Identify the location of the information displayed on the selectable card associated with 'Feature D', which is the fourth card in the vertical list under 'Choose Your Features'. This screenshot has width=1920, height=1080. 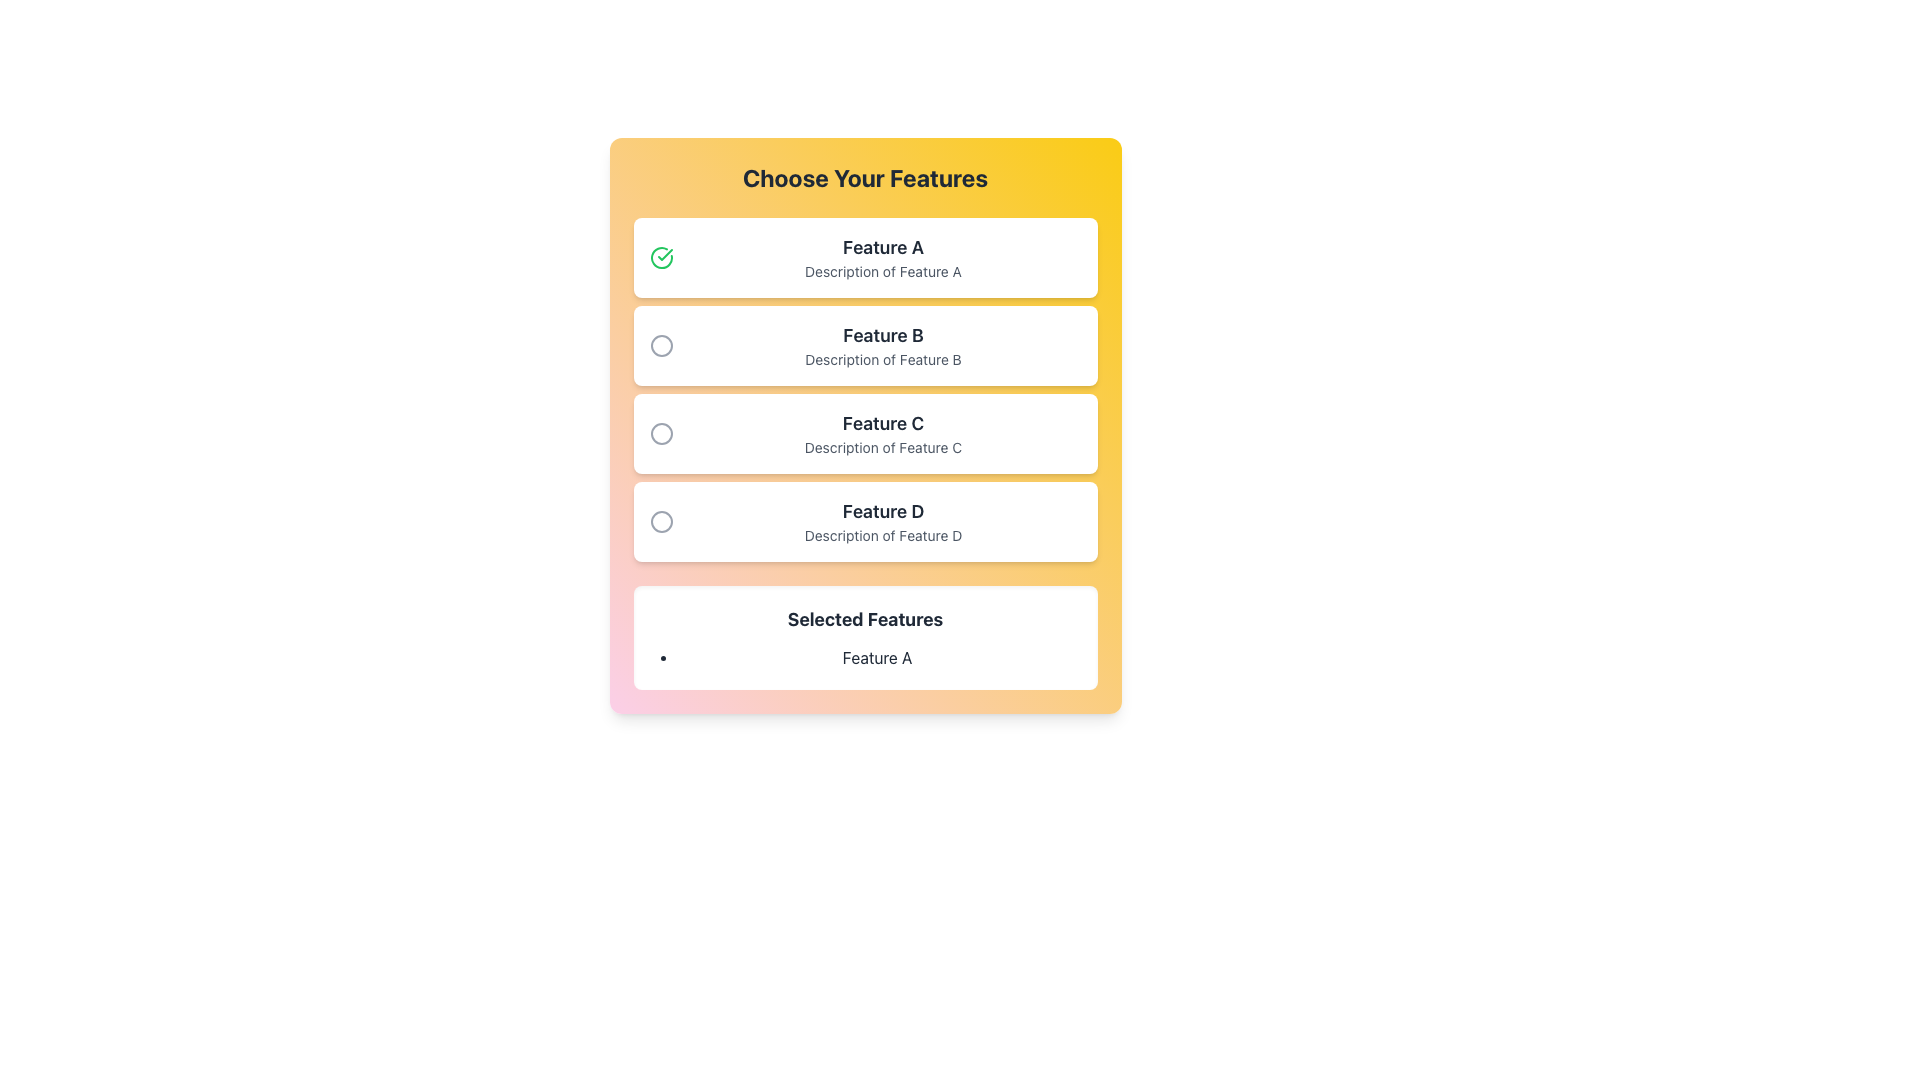
(865, 520).